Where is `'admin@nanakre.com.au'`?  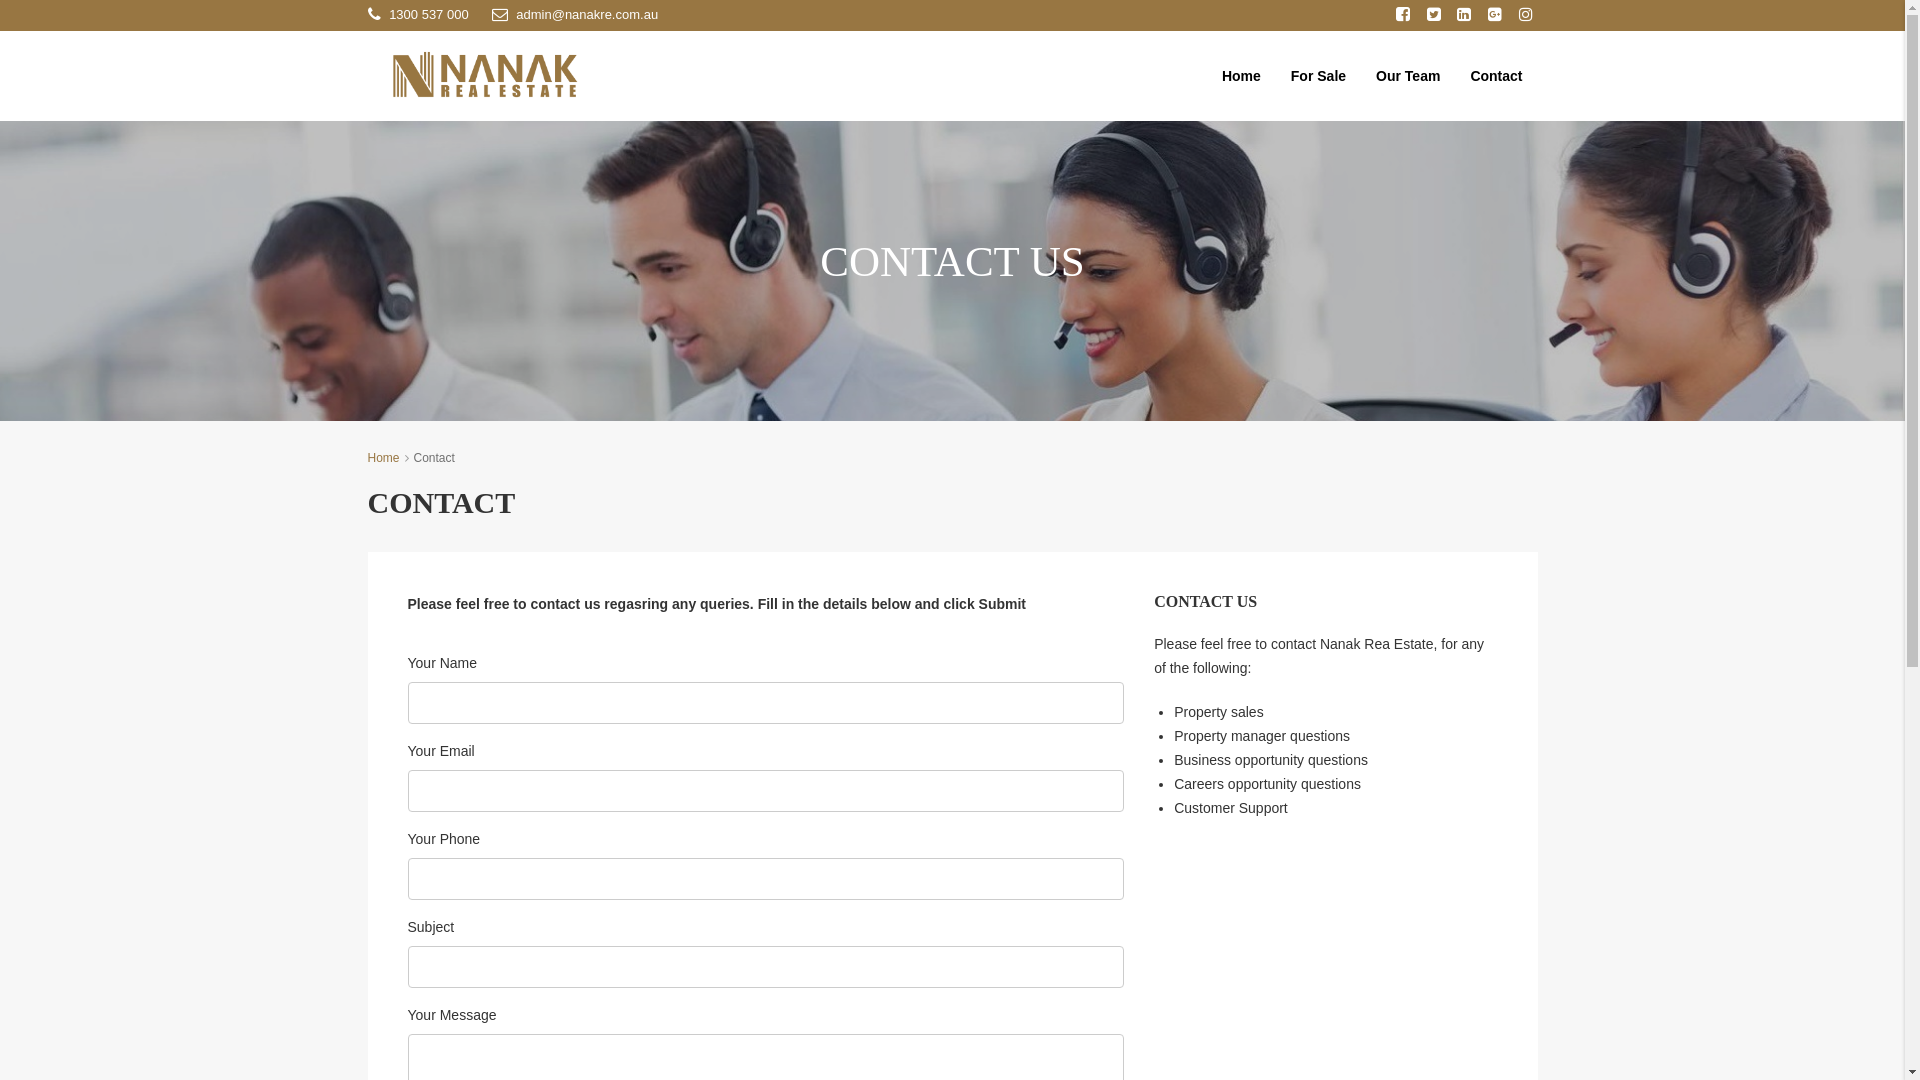
'admin@nanakre.com.au' is located at coordinates (574, 14).